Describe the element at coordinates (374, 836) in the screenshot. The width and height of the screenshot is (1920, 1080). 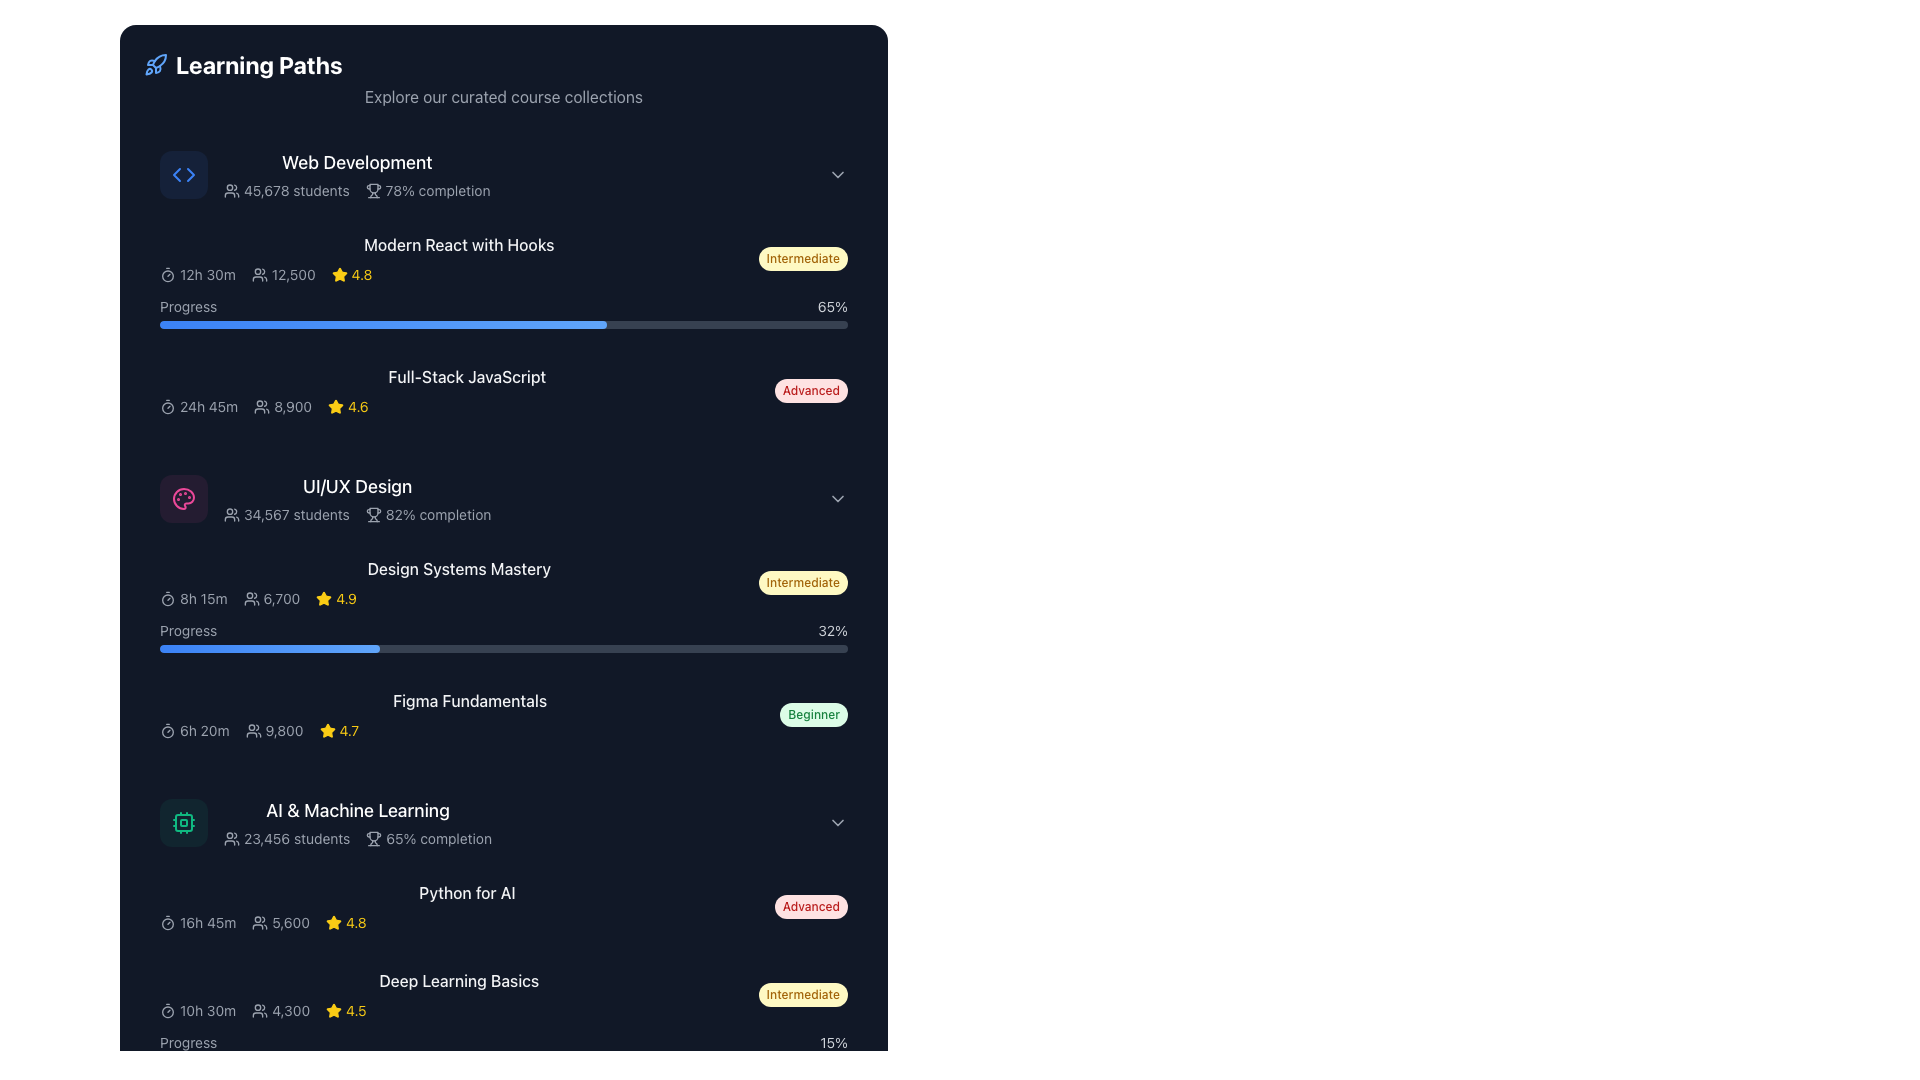
I see `the achievement icon representing 'AI & Machine Learning' progress, located next to the '65% completion' text` at that location.